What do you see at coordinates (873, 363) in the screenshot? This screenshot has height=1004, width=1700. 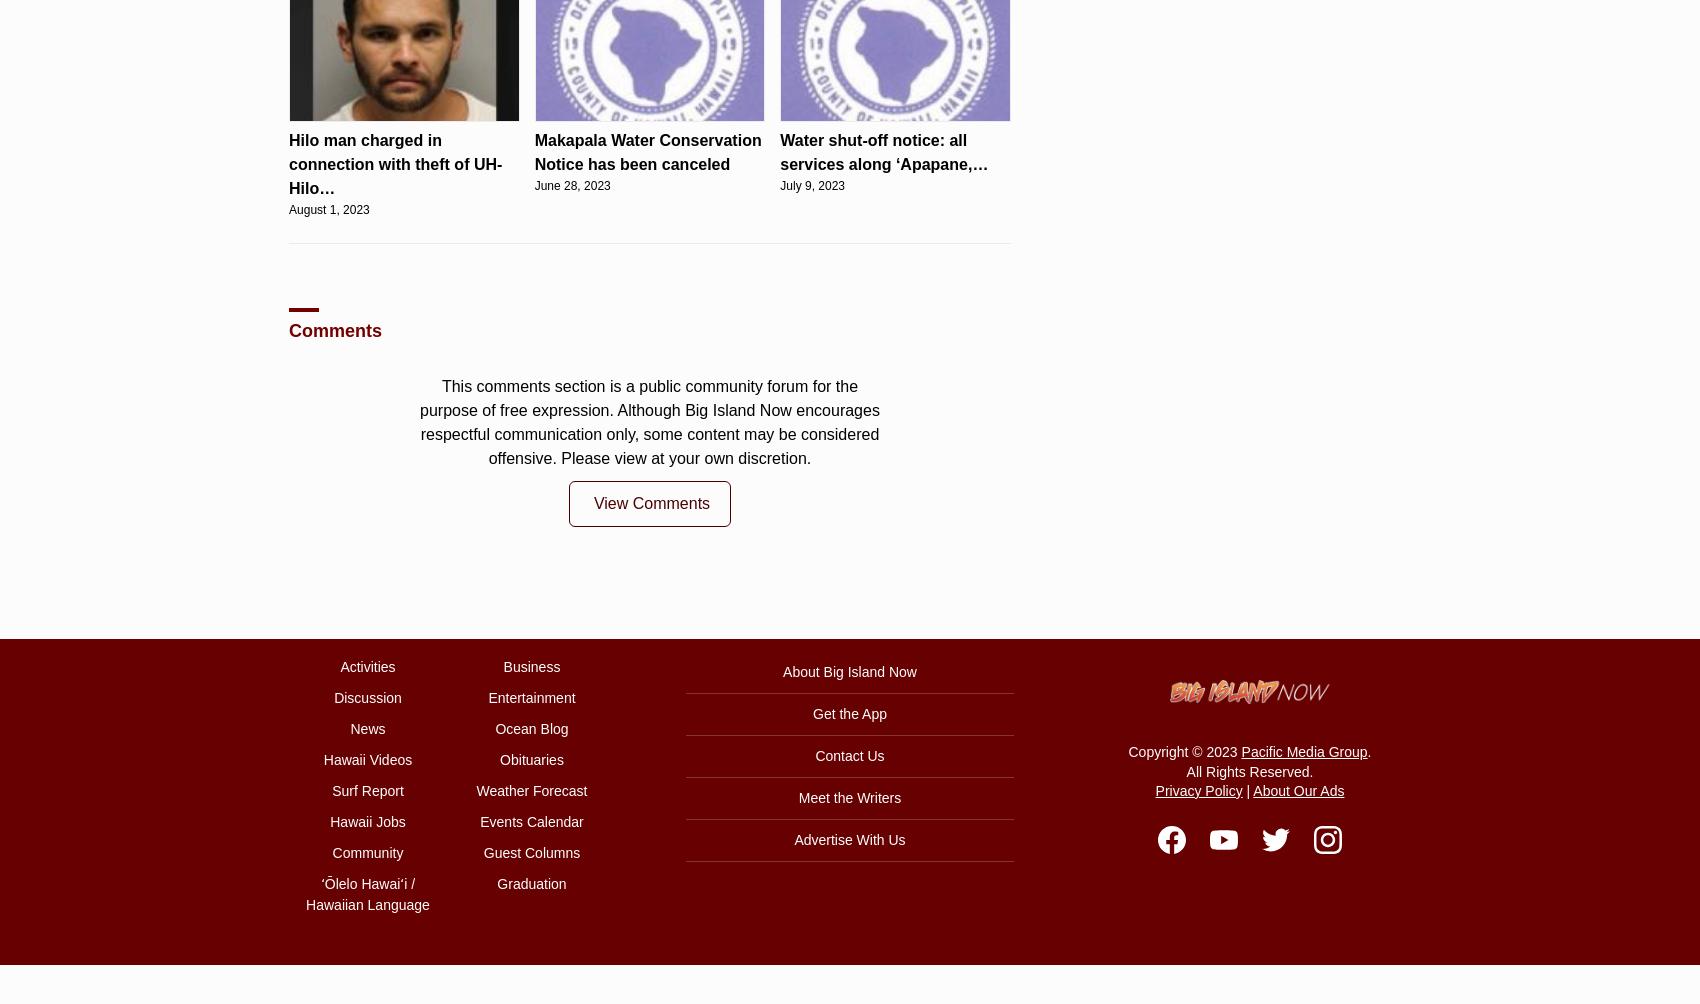 I see `'Post a Job Listing'` at bounding box center [873, 363].